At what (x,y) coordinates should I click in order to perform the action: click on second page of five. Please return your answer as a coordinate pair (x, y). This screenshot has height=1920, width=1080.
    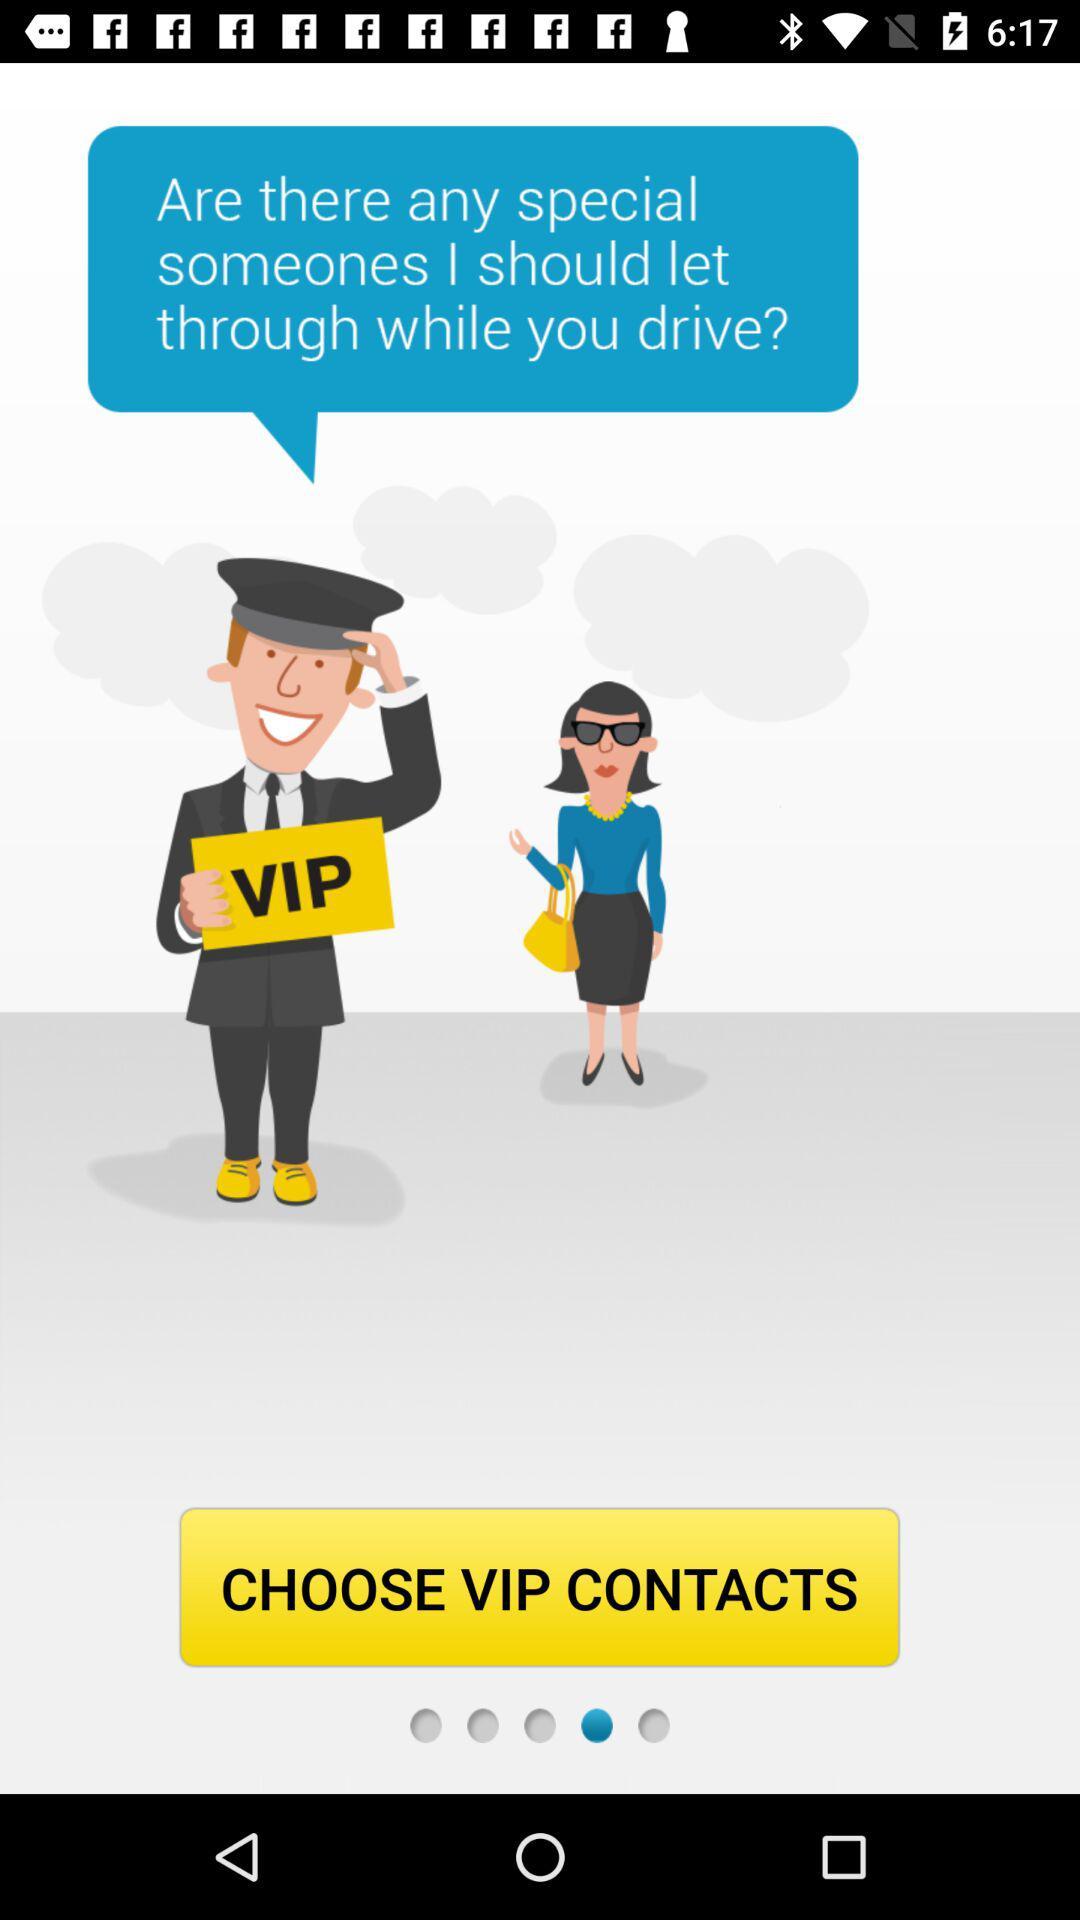
    Looking at the image, I should click on (482, 1724).